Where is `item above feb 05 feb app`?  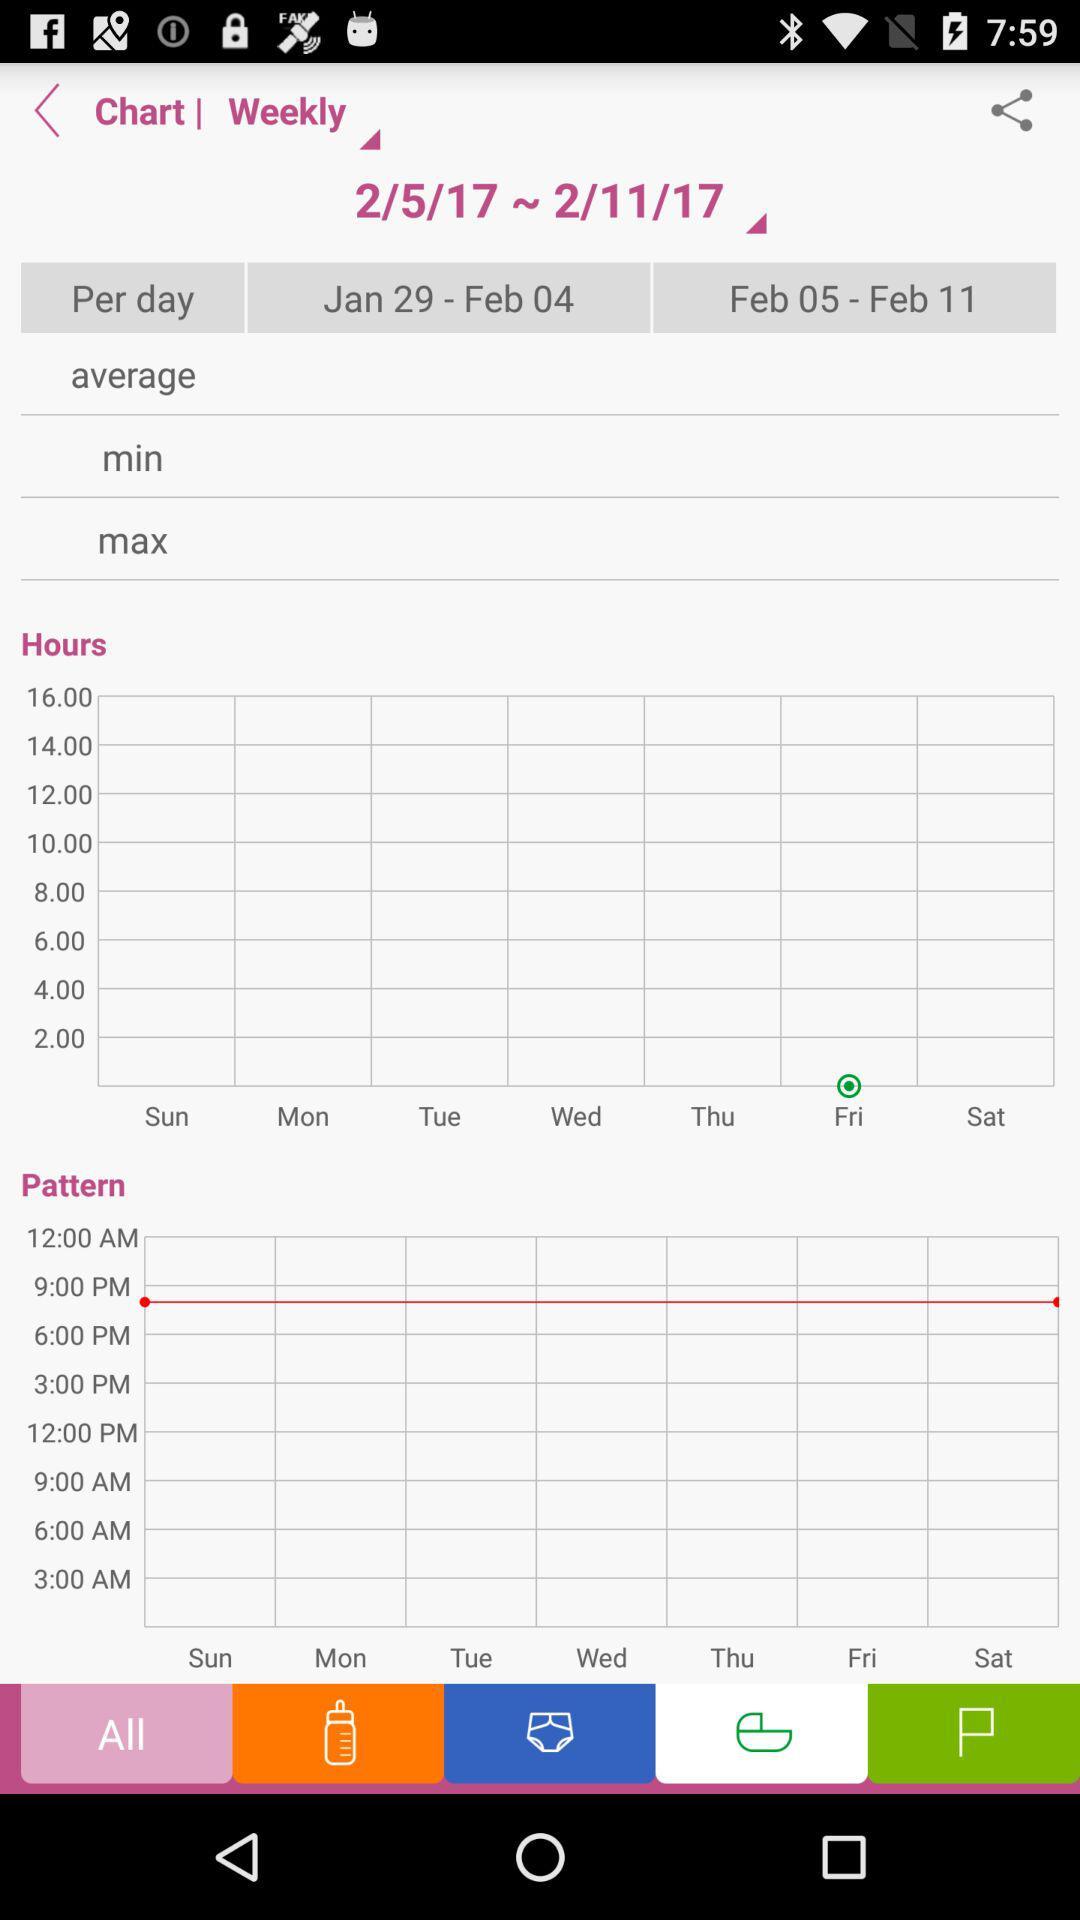
item above feb 05 feb app is located at coordinates (1022, 109).